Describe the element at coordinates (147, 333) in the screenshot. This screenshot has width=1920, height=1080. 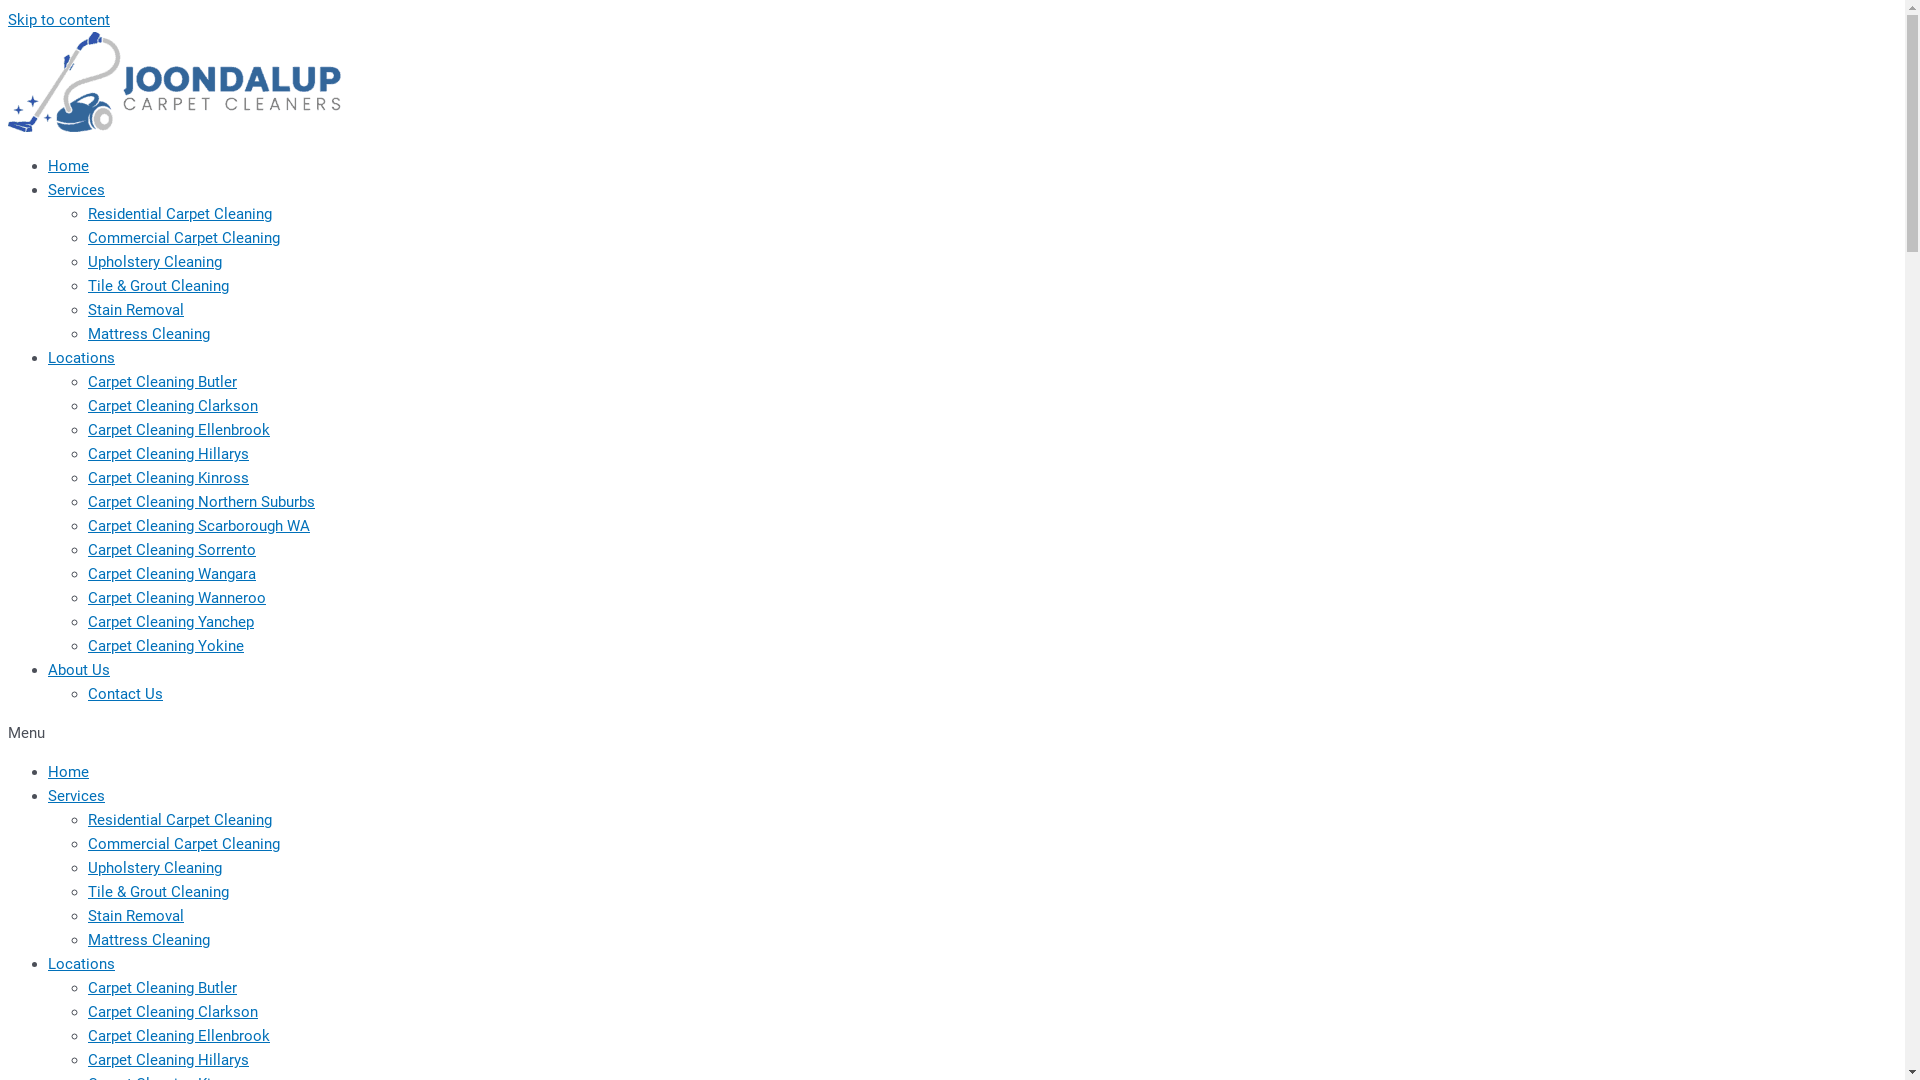
I see `'Mattress Cleaning'` at that location.